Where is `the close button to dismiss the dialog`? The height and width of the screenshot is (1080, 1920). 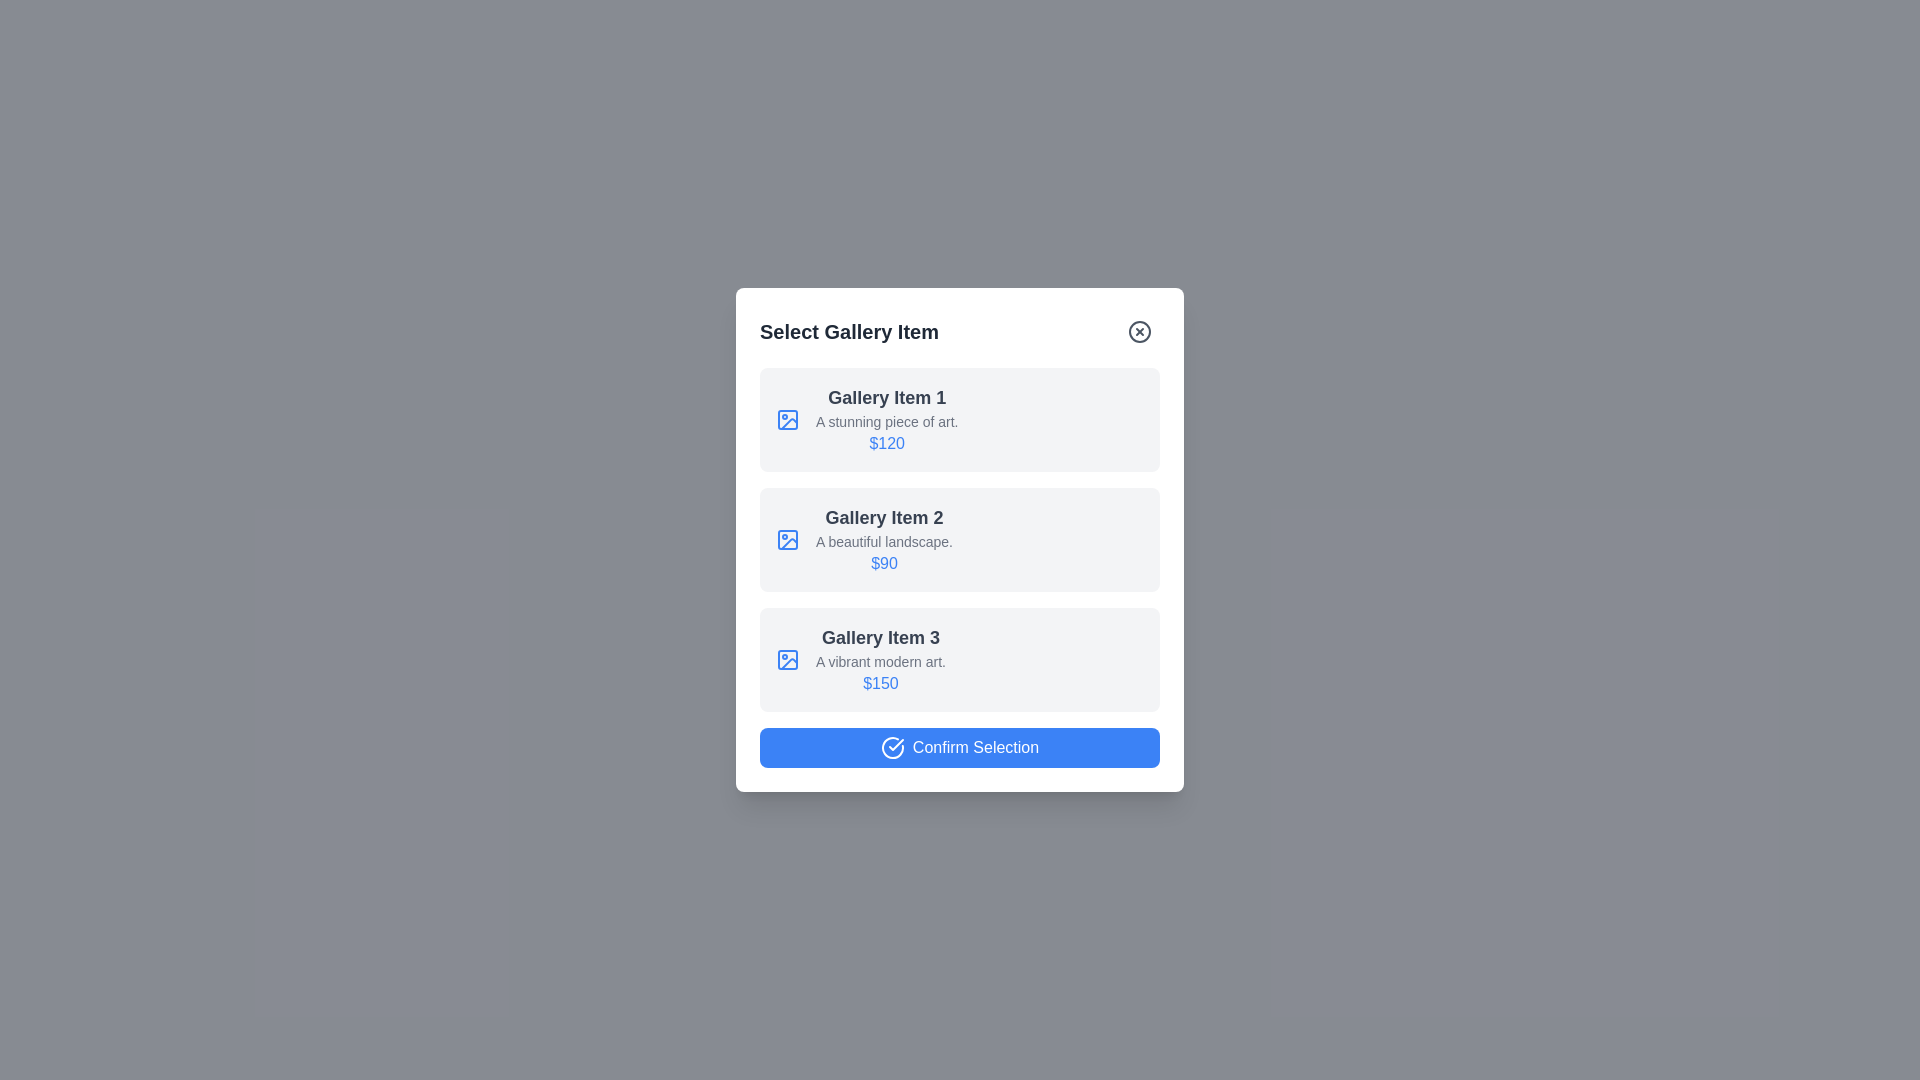
the close button to dismiss the dialog is located at coordinates (1140, 330).